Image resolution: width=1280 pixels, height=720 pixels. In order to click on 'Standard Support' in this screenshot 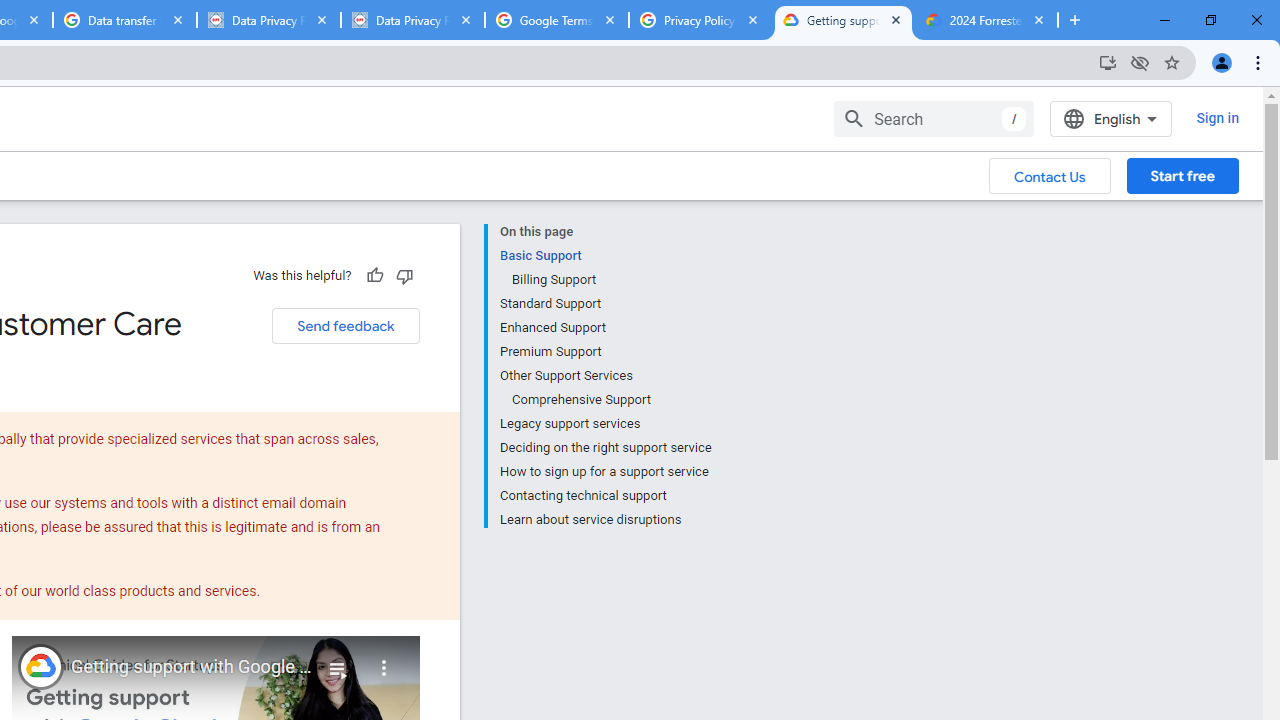, I will do `click(604, 304)`.